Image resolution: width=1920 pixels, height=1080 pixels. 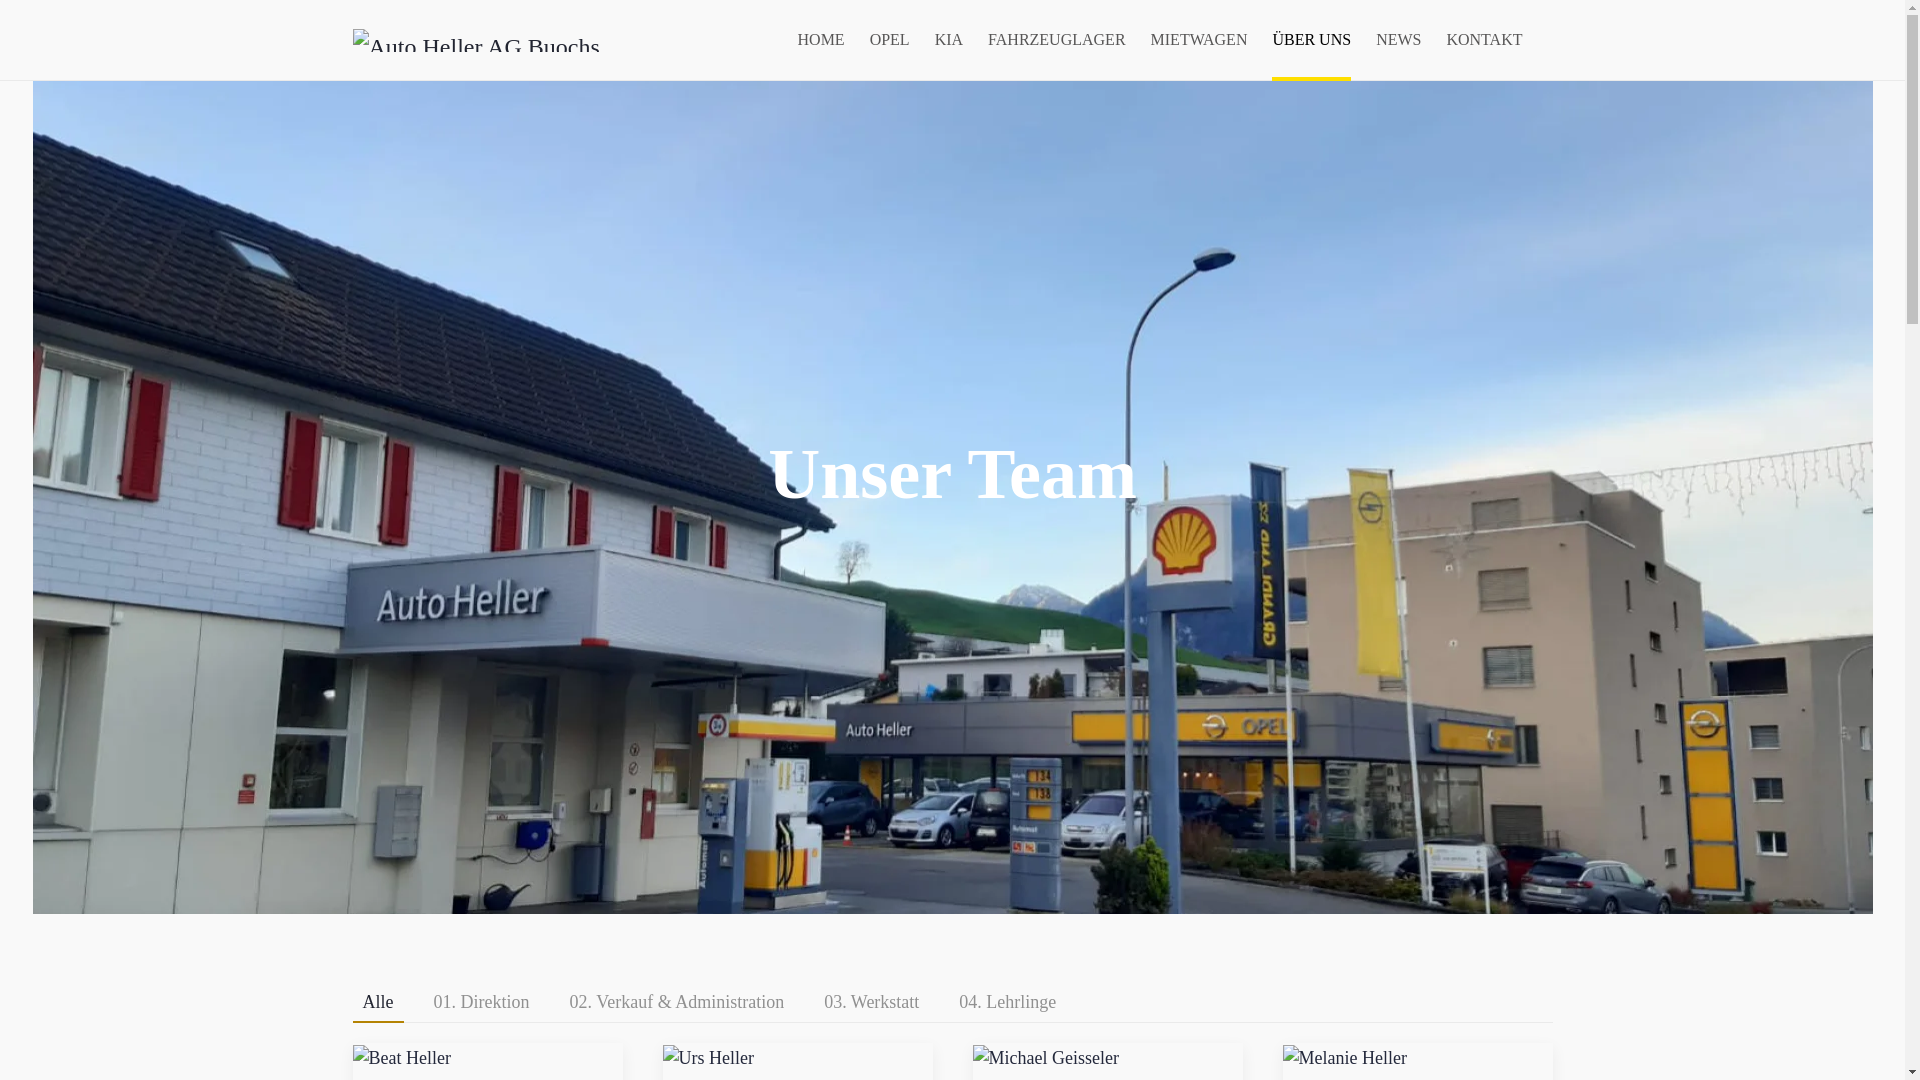 What do you see at coordinates (1055, 39) in the screenshot?
I see `'FAHRZEUGLAGER'` at bounding box center [1055, 39].